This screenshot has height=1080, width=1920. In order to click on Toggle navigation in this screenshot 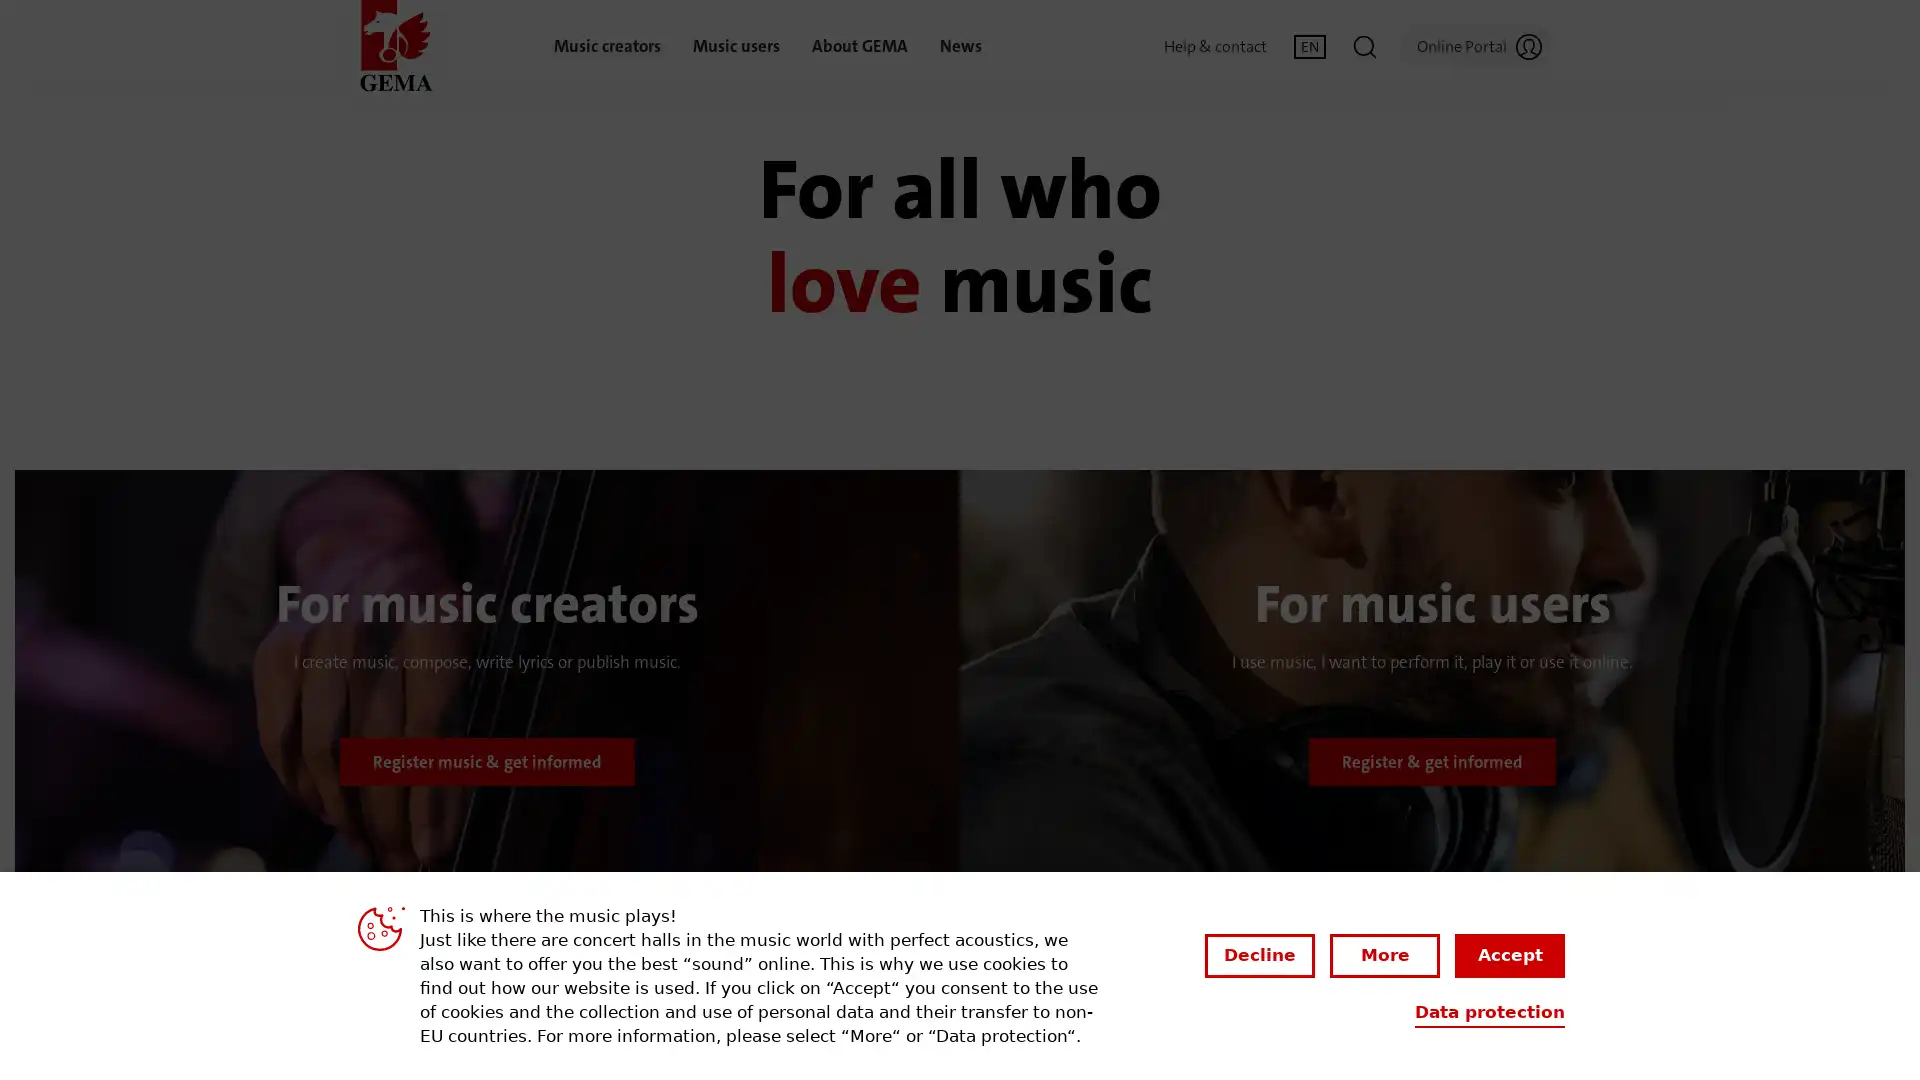, I will do `click(1363, 45)`.